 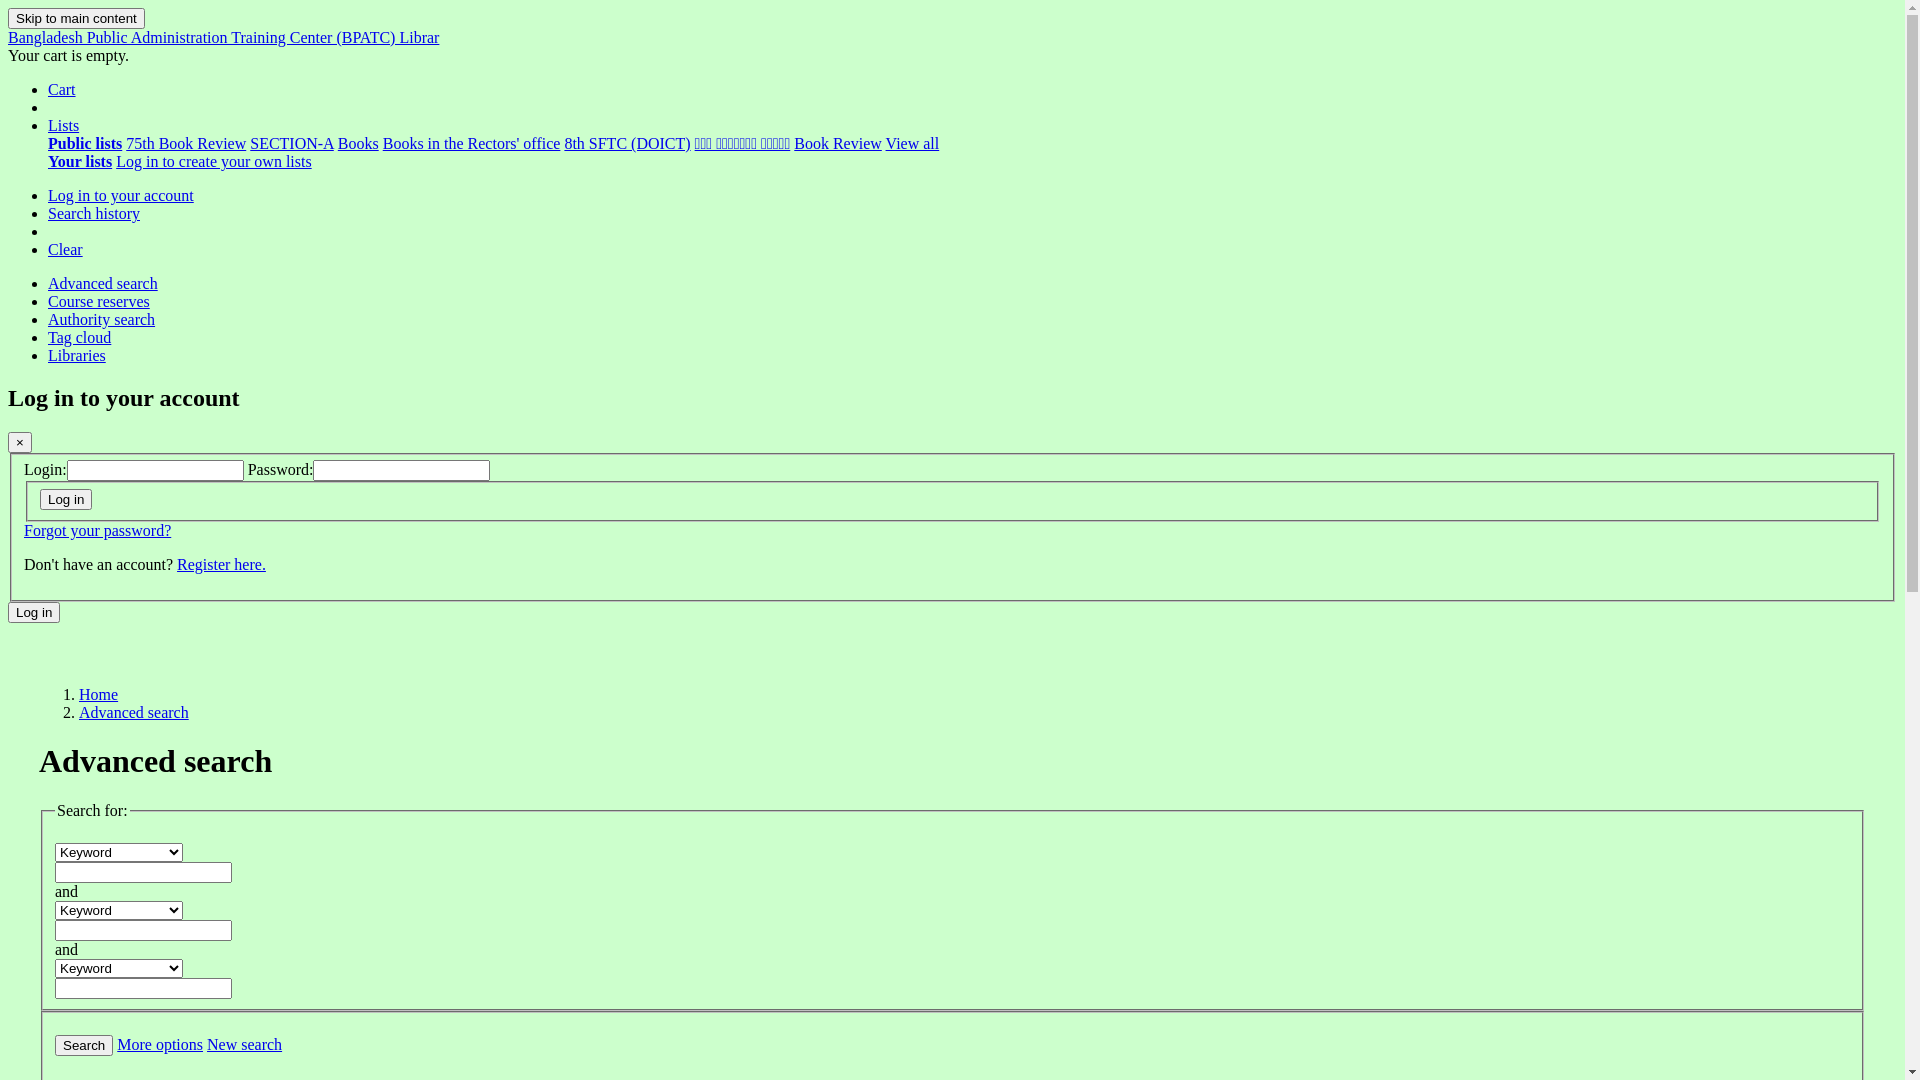 What do you see at coordinates (470, 142) in the screenshot?
I see `'Books in the Rectors' office'` at bounding box center [470, 142].